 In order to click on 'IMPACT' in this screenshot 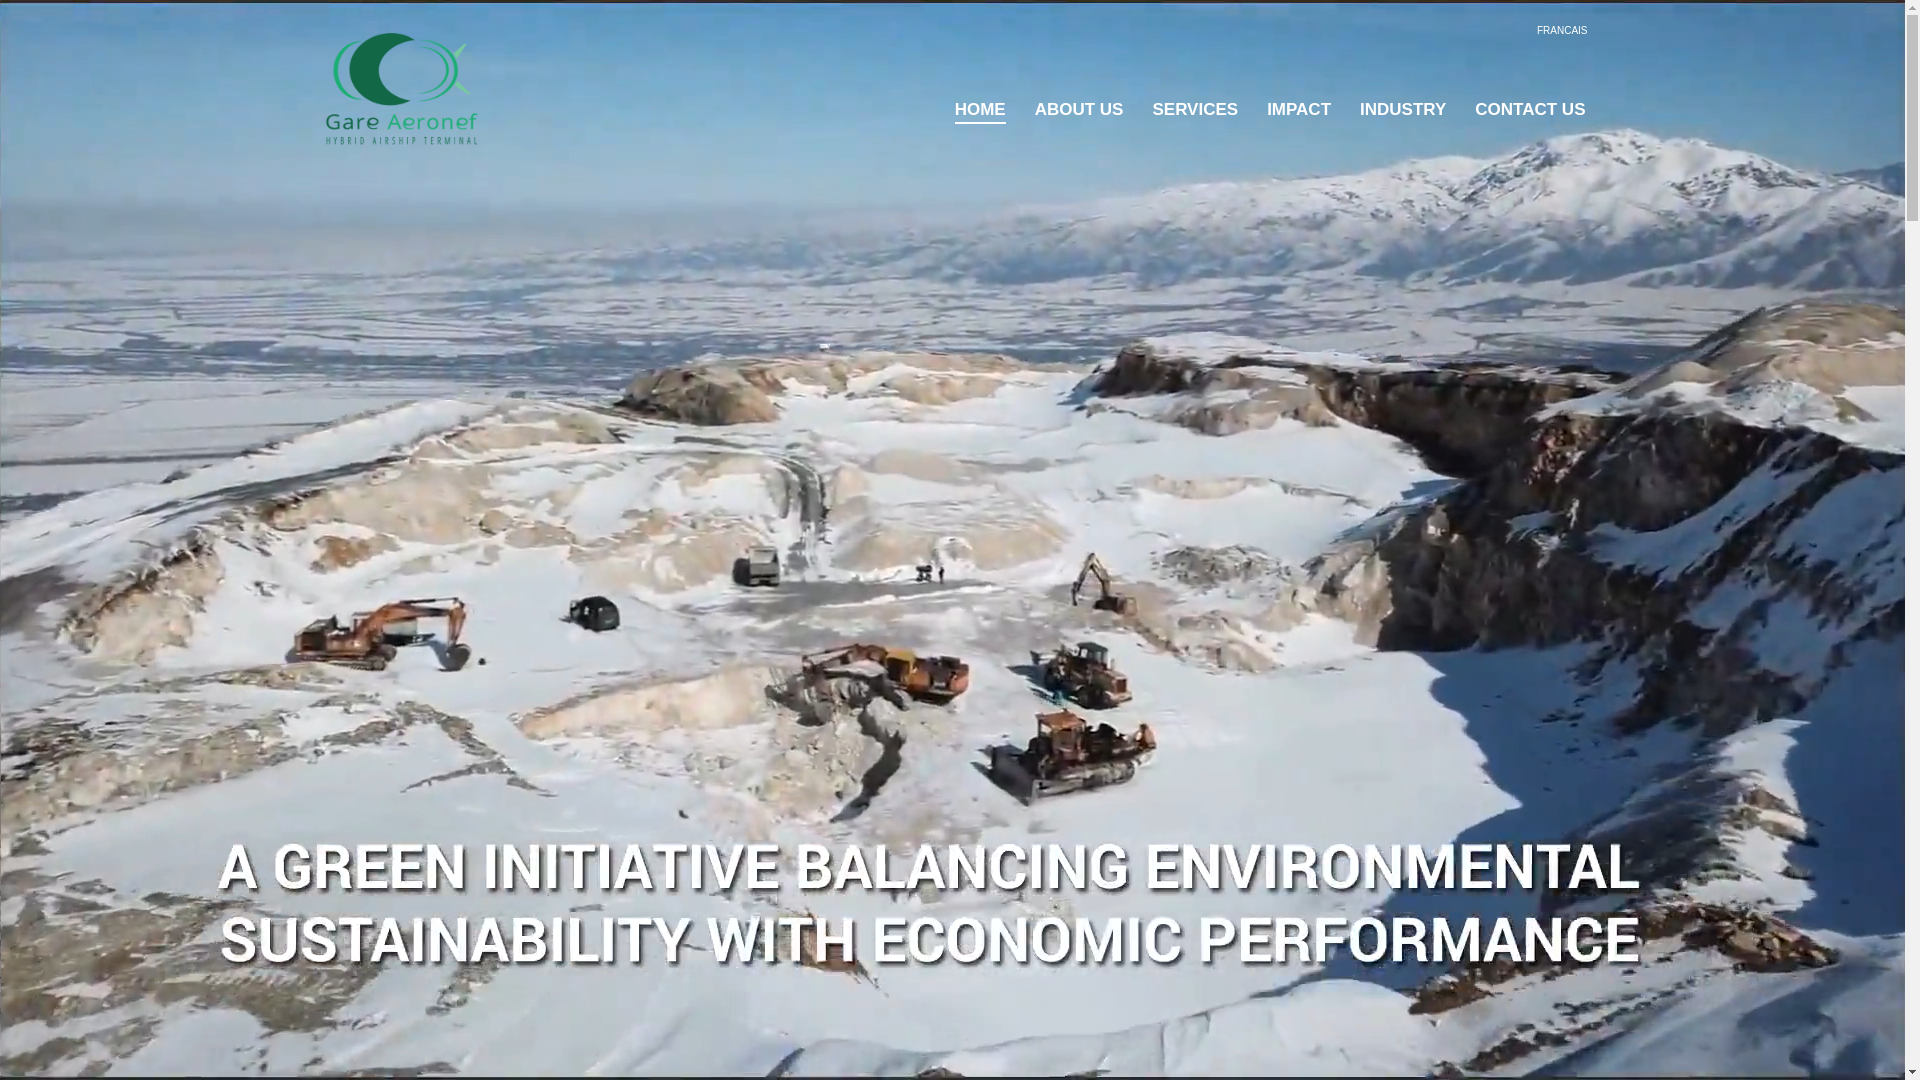, I will do `click(1299, 110)`.